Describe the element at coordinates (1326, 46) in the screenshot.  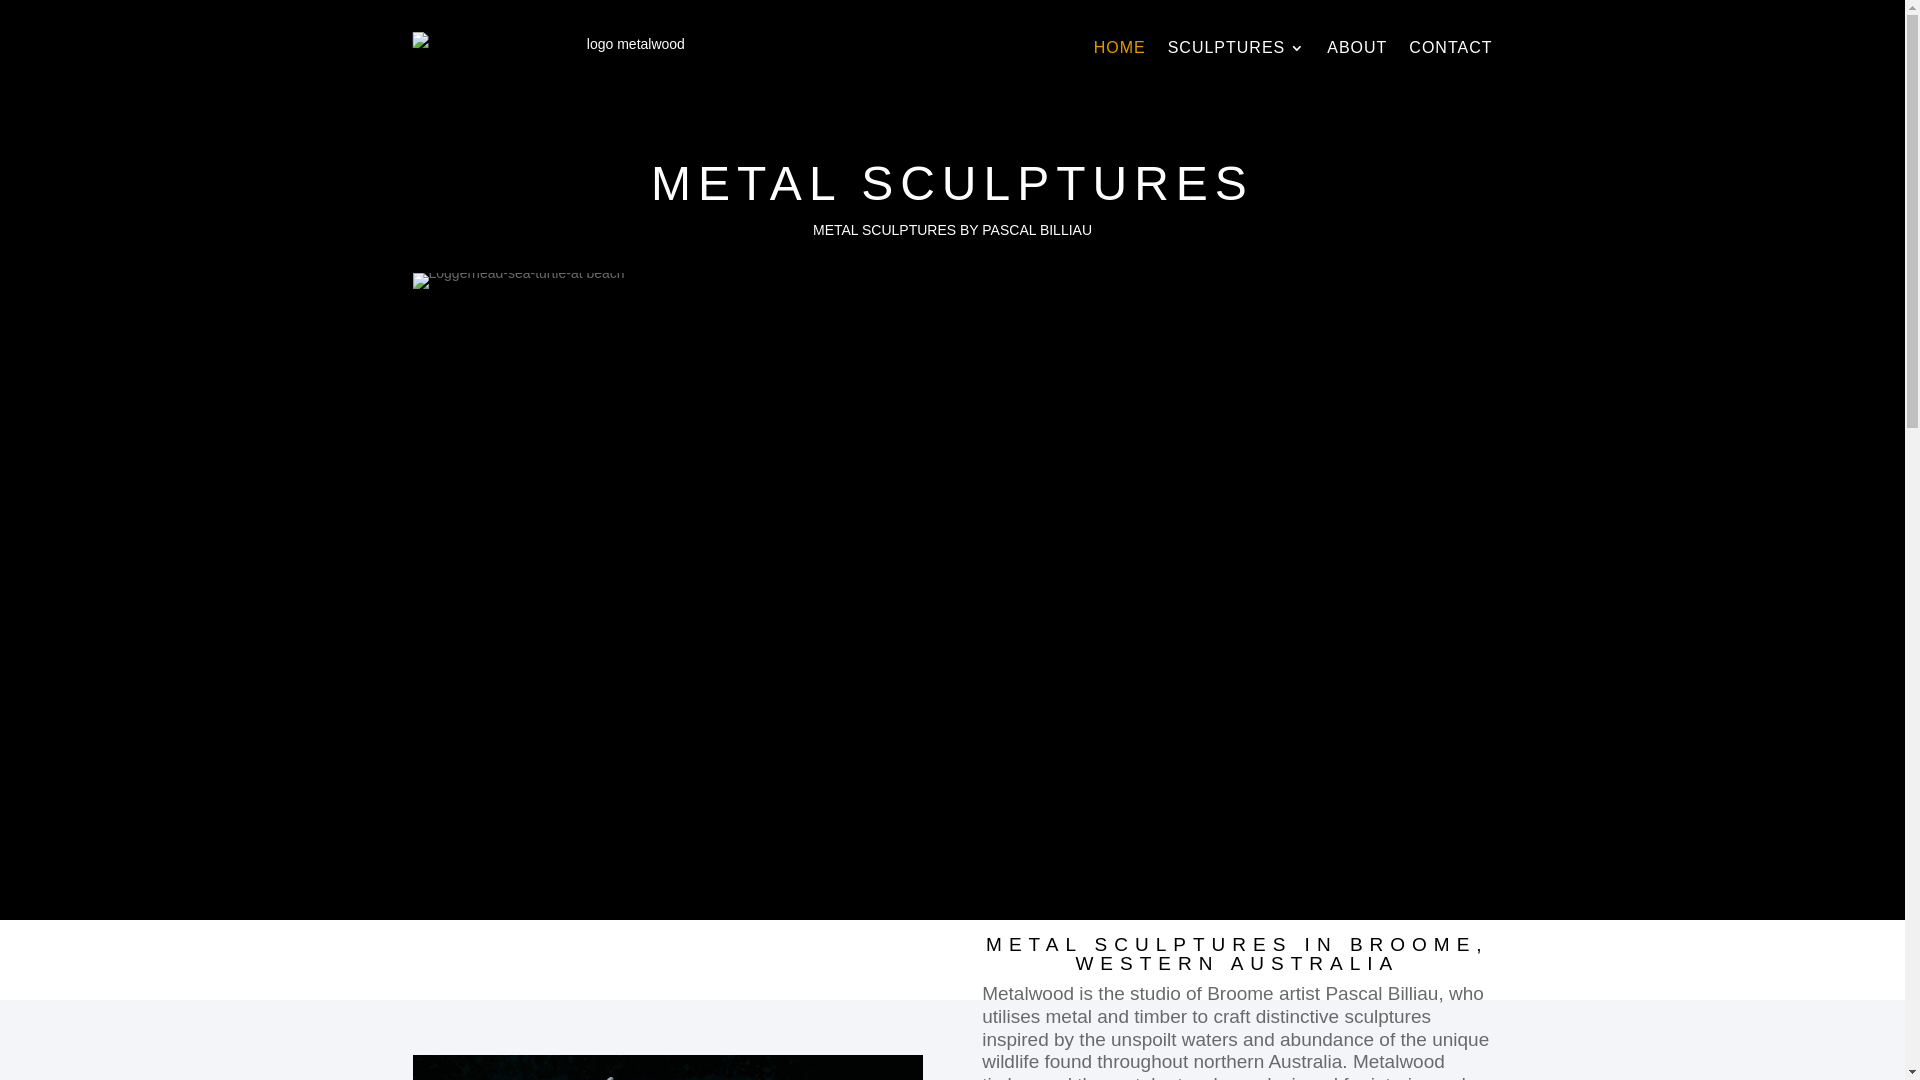
I see `'ABOUT'` at that location.